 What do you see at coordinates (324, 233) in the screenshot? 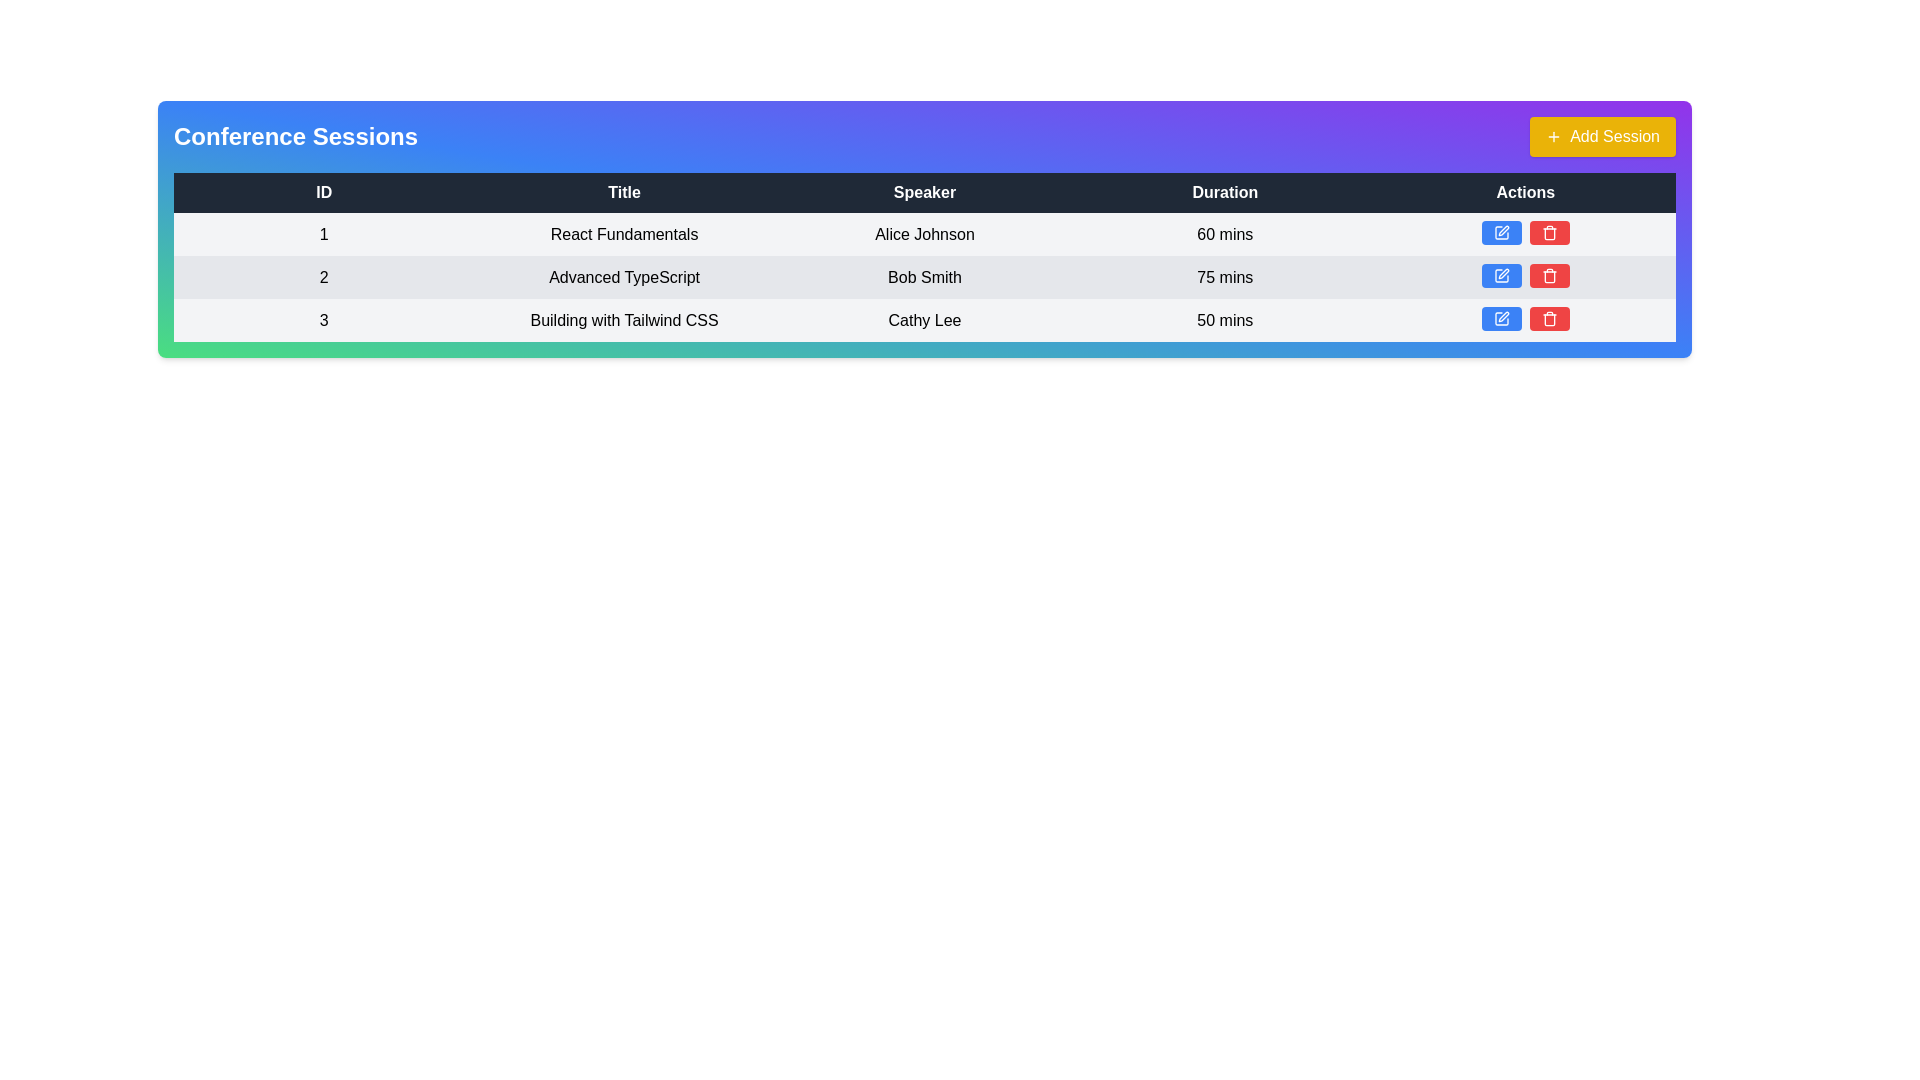
I see `the first table cell in the 'Conference Sessions' table, which serves as the identifying number for the row under the 'ID' header` at bounding box center [324, 233].